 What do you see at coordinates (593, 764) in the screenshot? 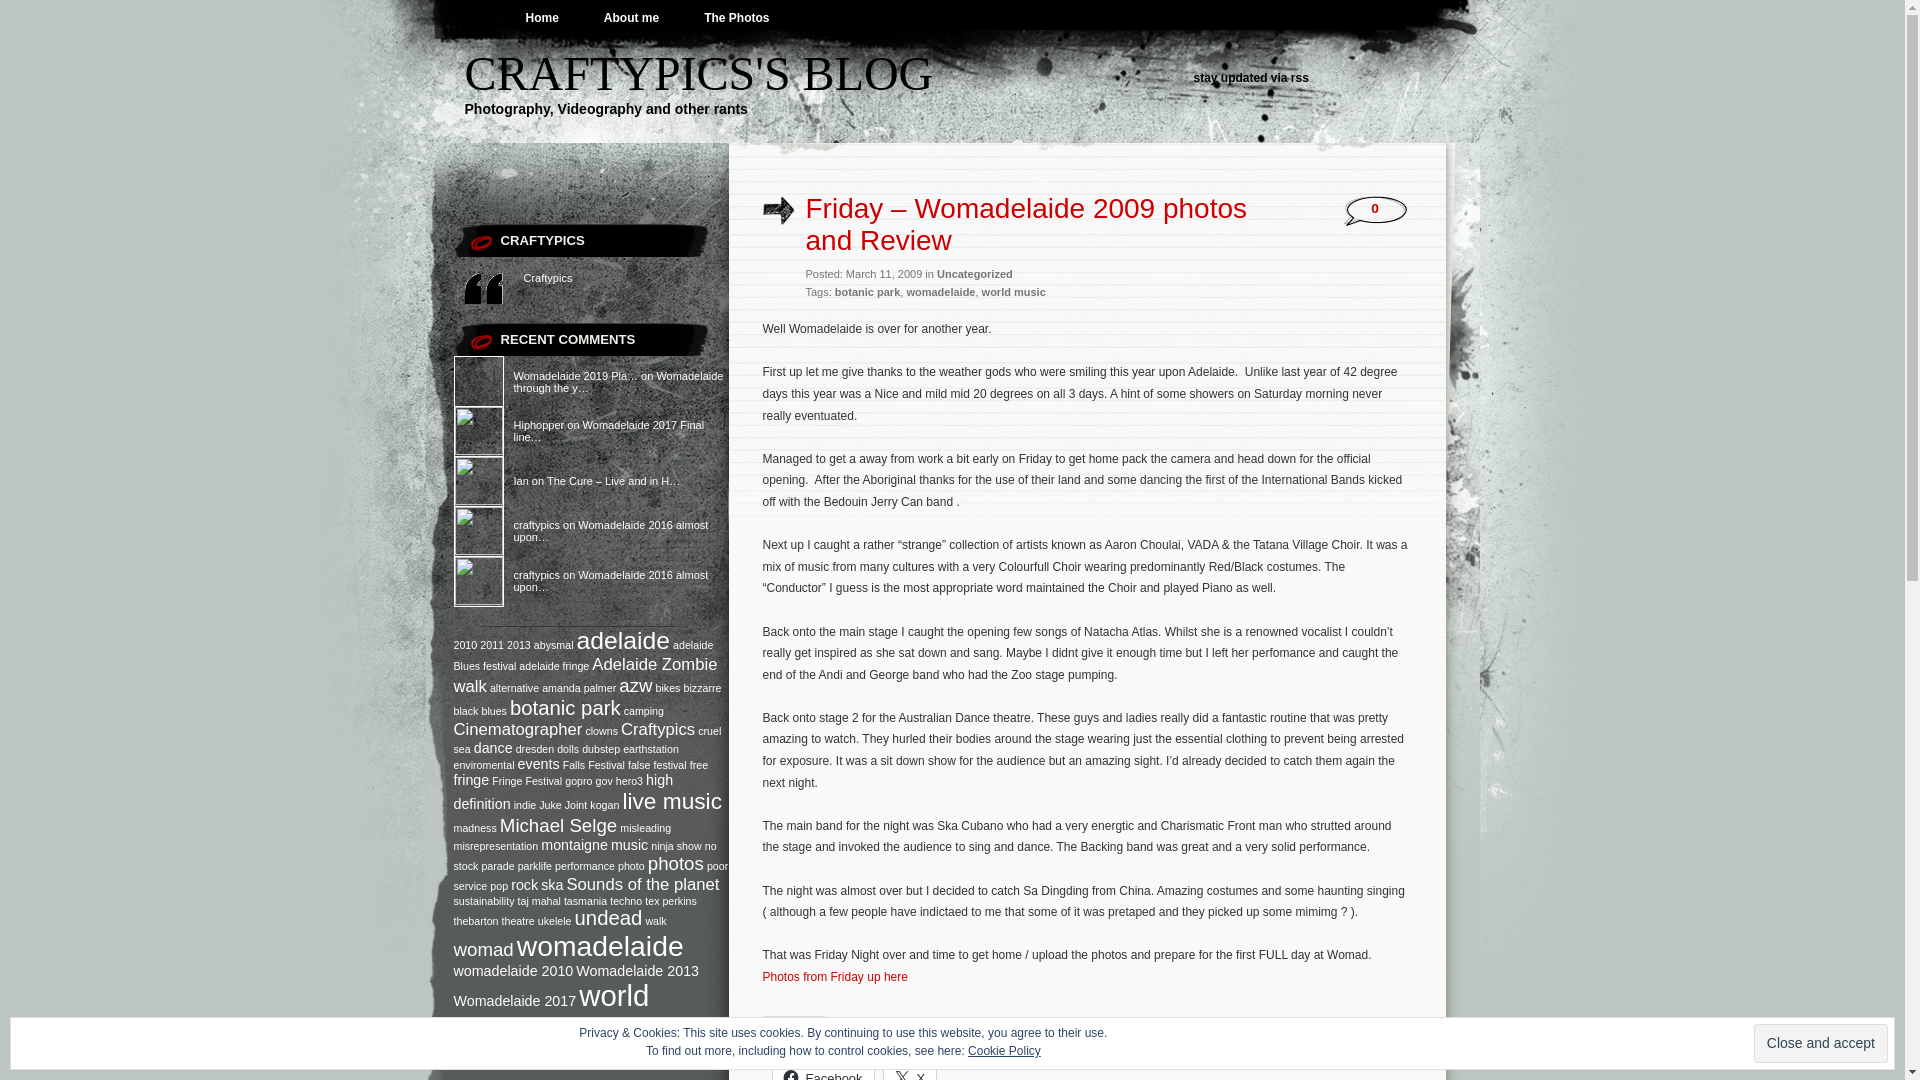
I see `'Falls Festival'` at bounding box center [593, 764].